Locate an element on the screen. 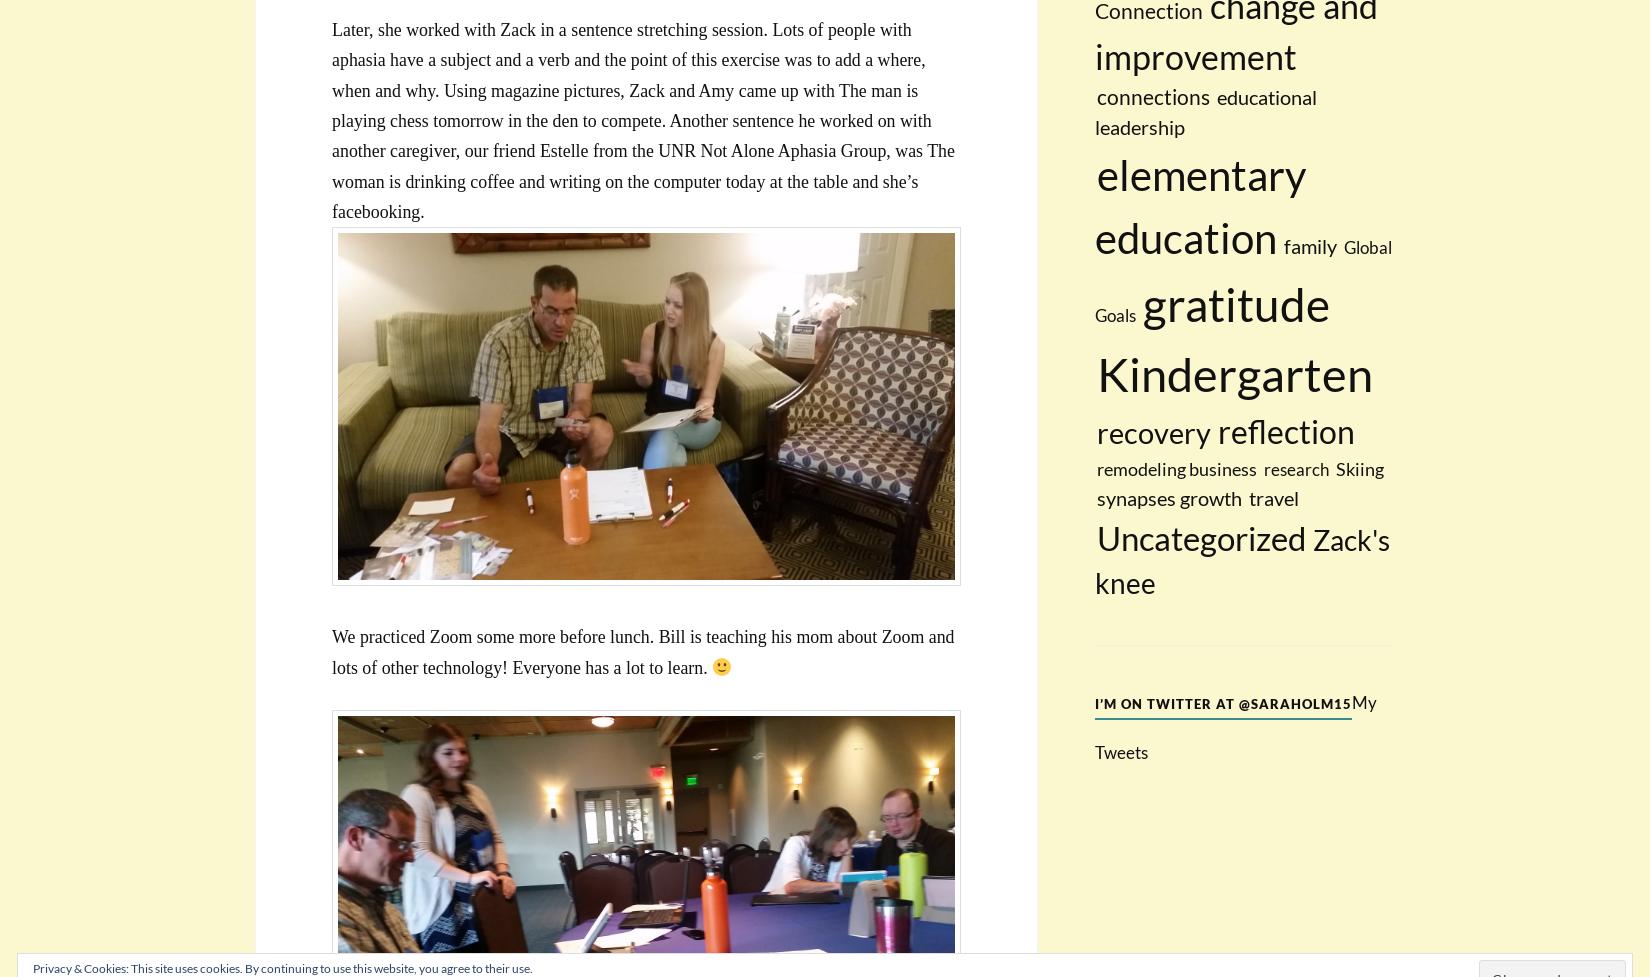 This screenshot has width=1650, height=977. 'Skiing' is located at coordinates (1335, 469).